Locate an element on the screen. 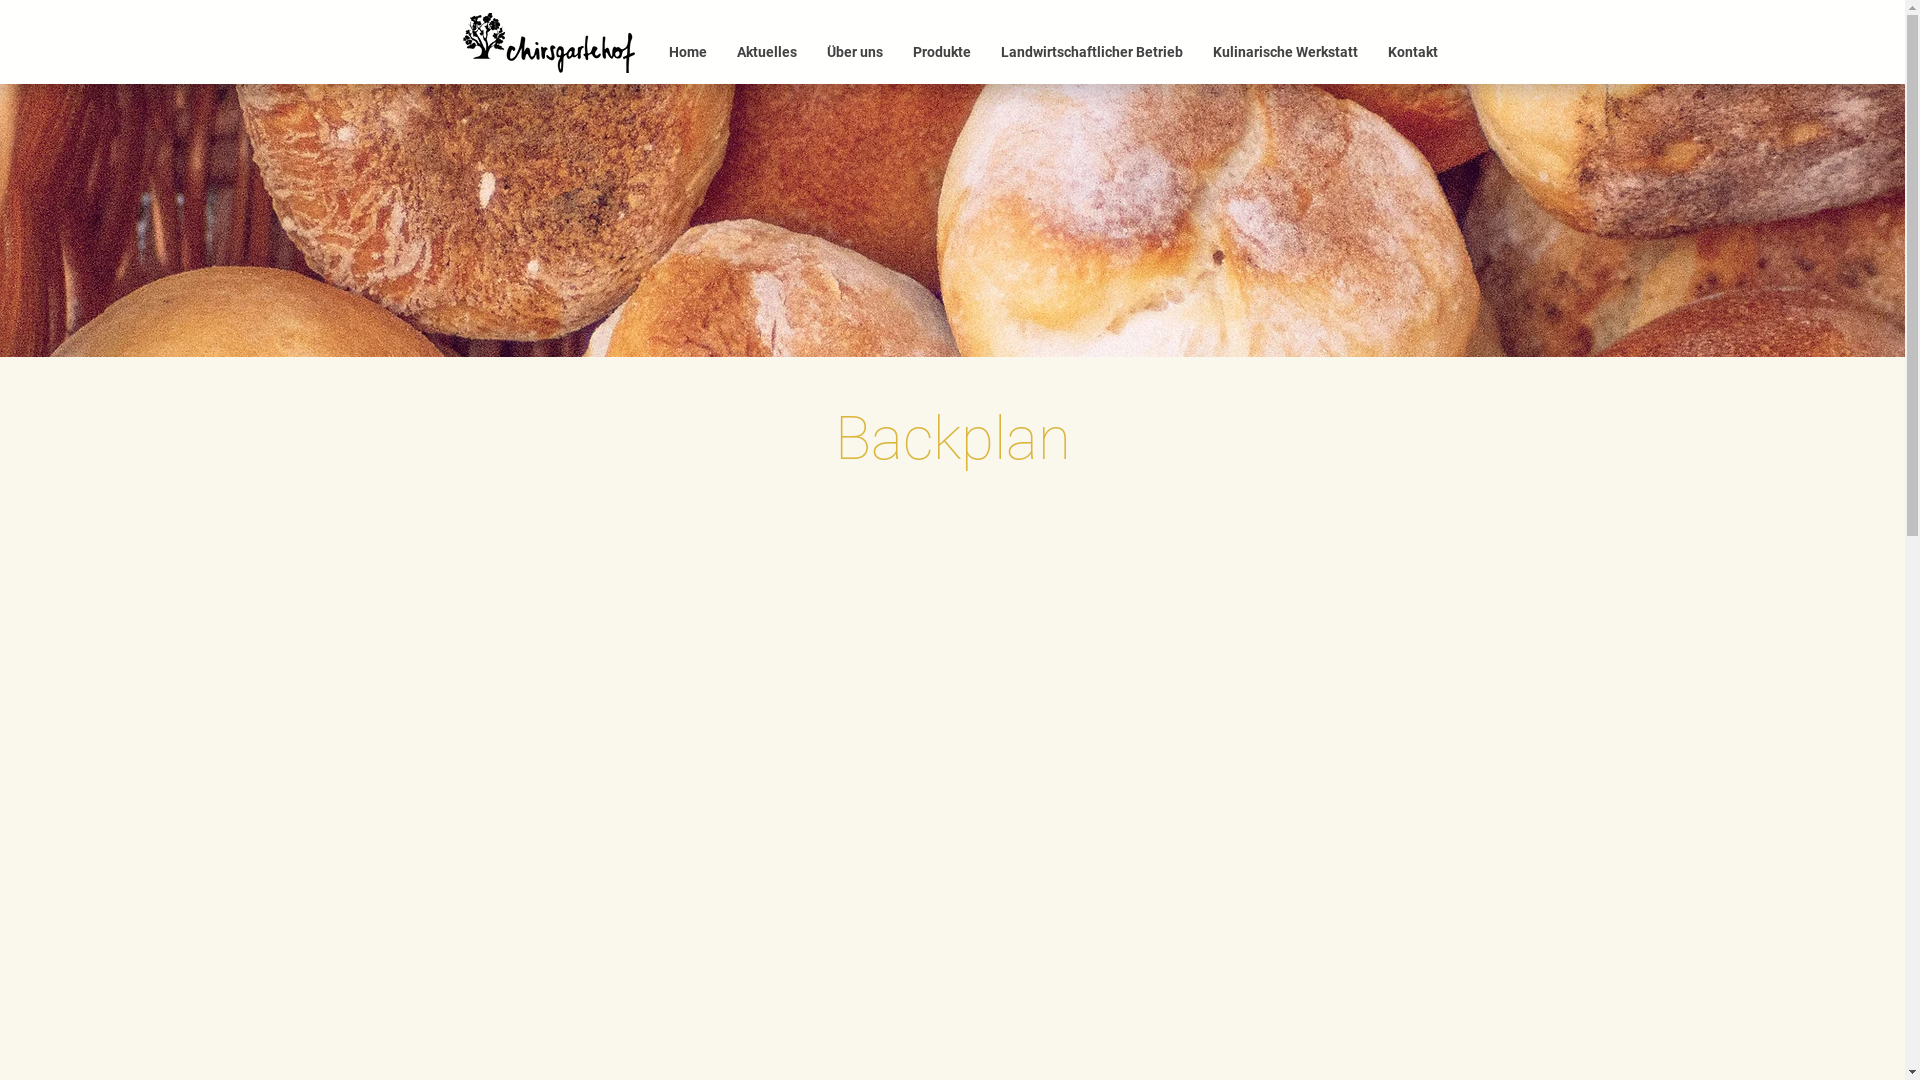 Image resolution: width=1920 pixels, height=1080 pixels. 'Kulinarische Werkstatt' is located at coordinates (1198, 51).